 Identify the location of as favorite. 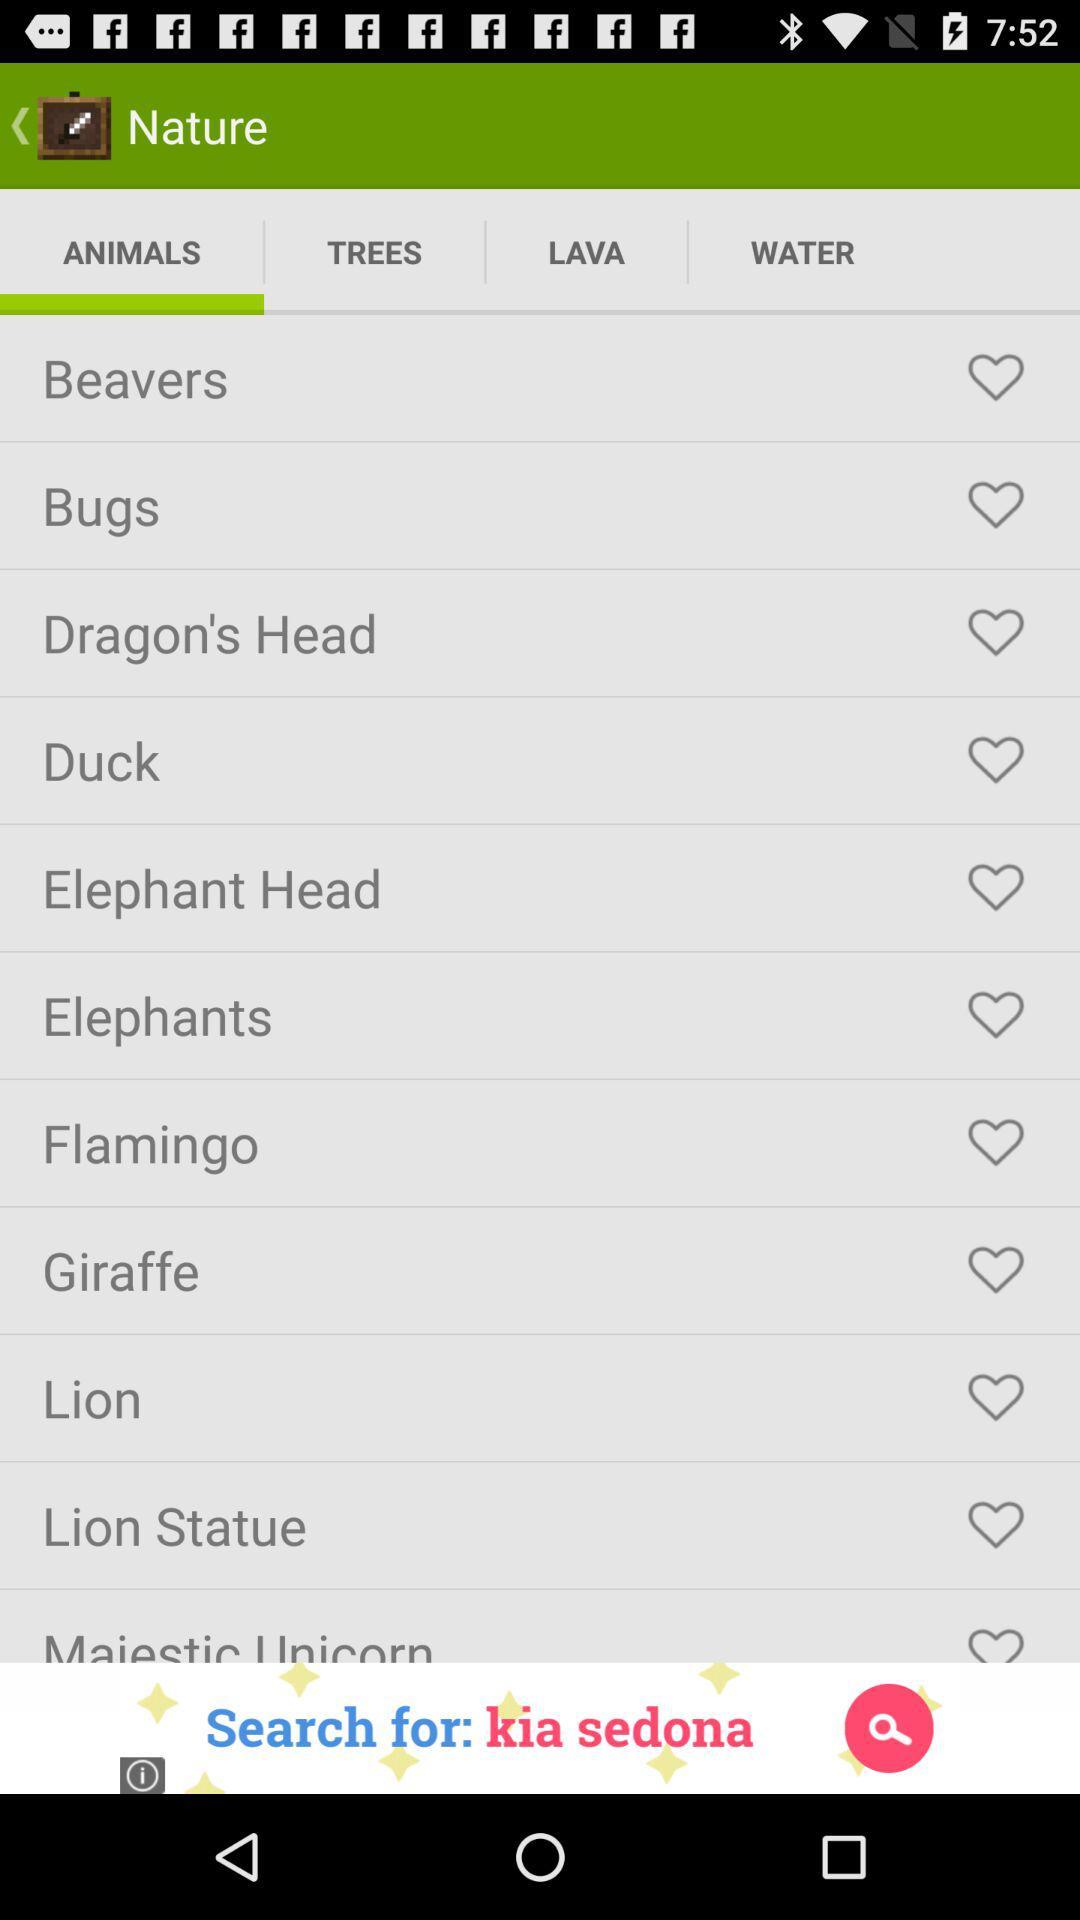
(995, 1396).